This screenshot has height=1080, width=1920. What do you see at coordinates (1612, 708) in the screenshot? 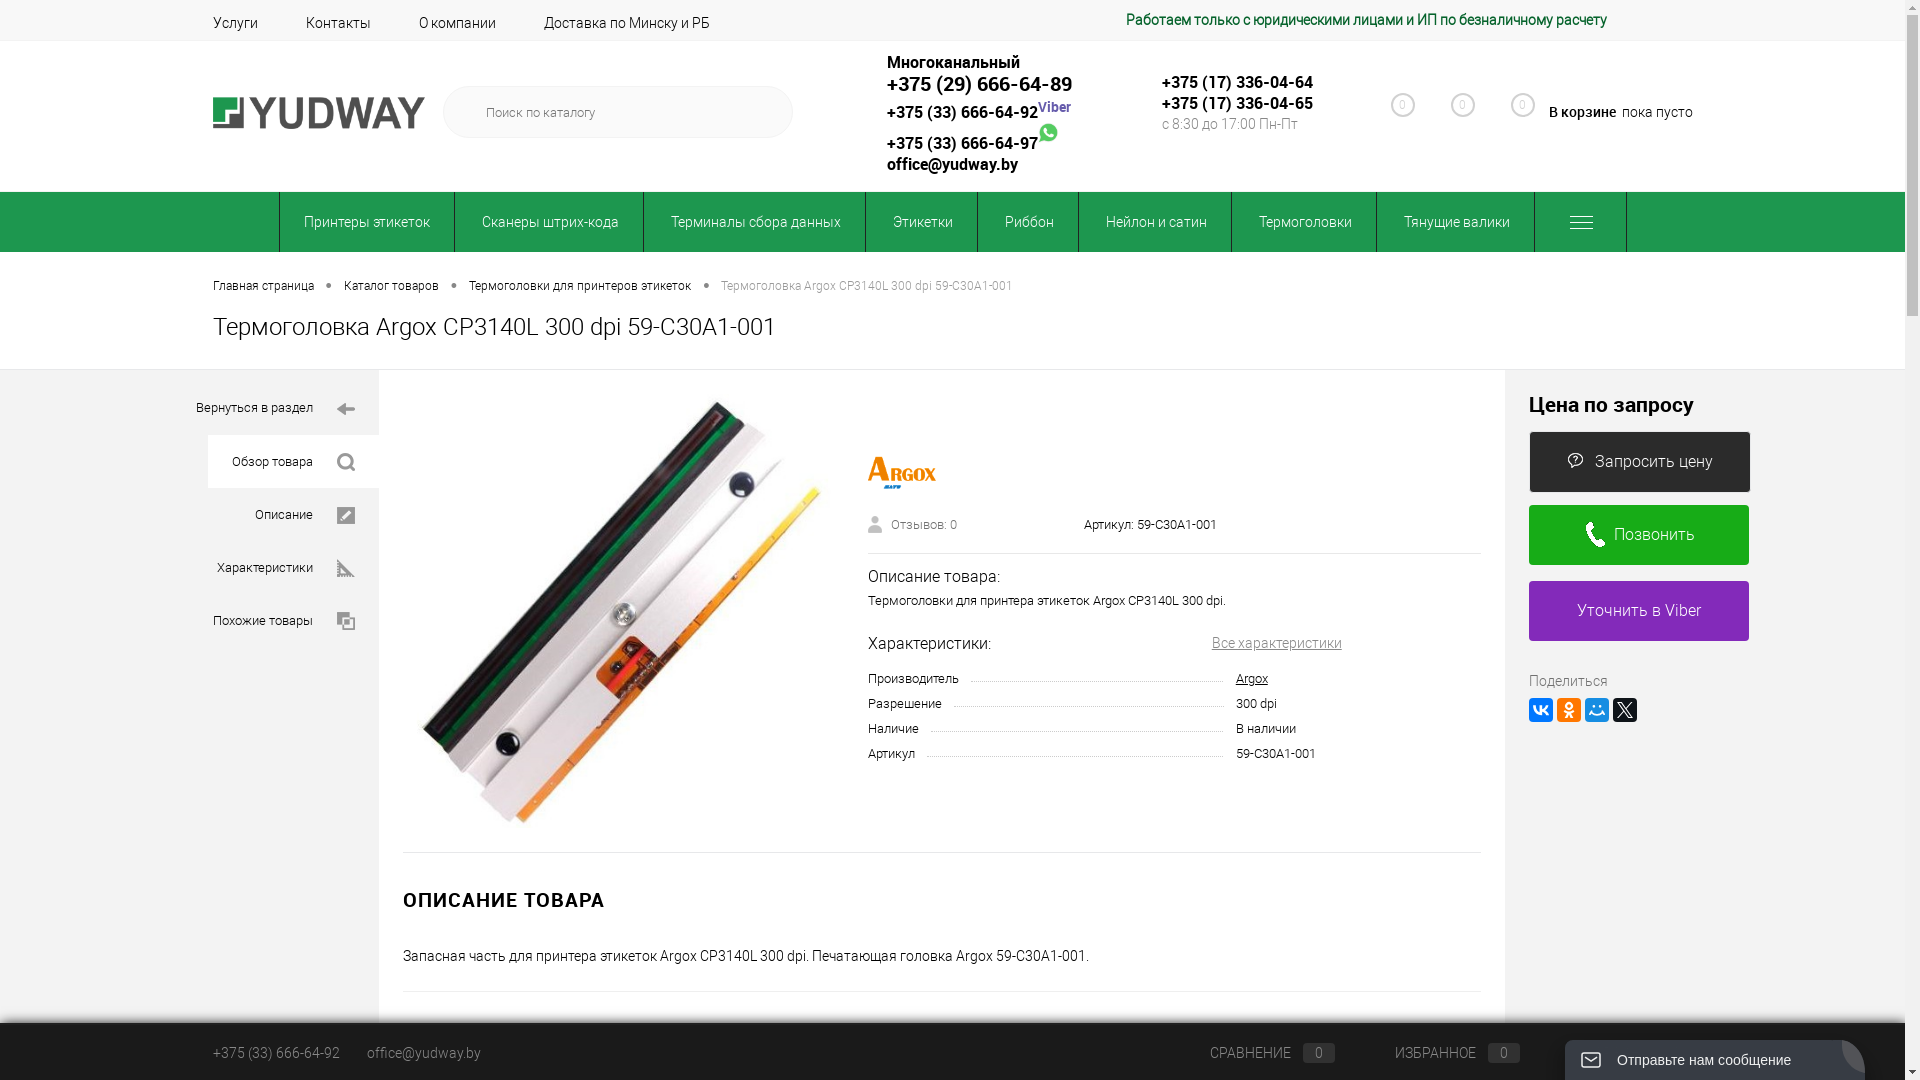
I see `'Twitter'` at bounding box center [1612, 708].